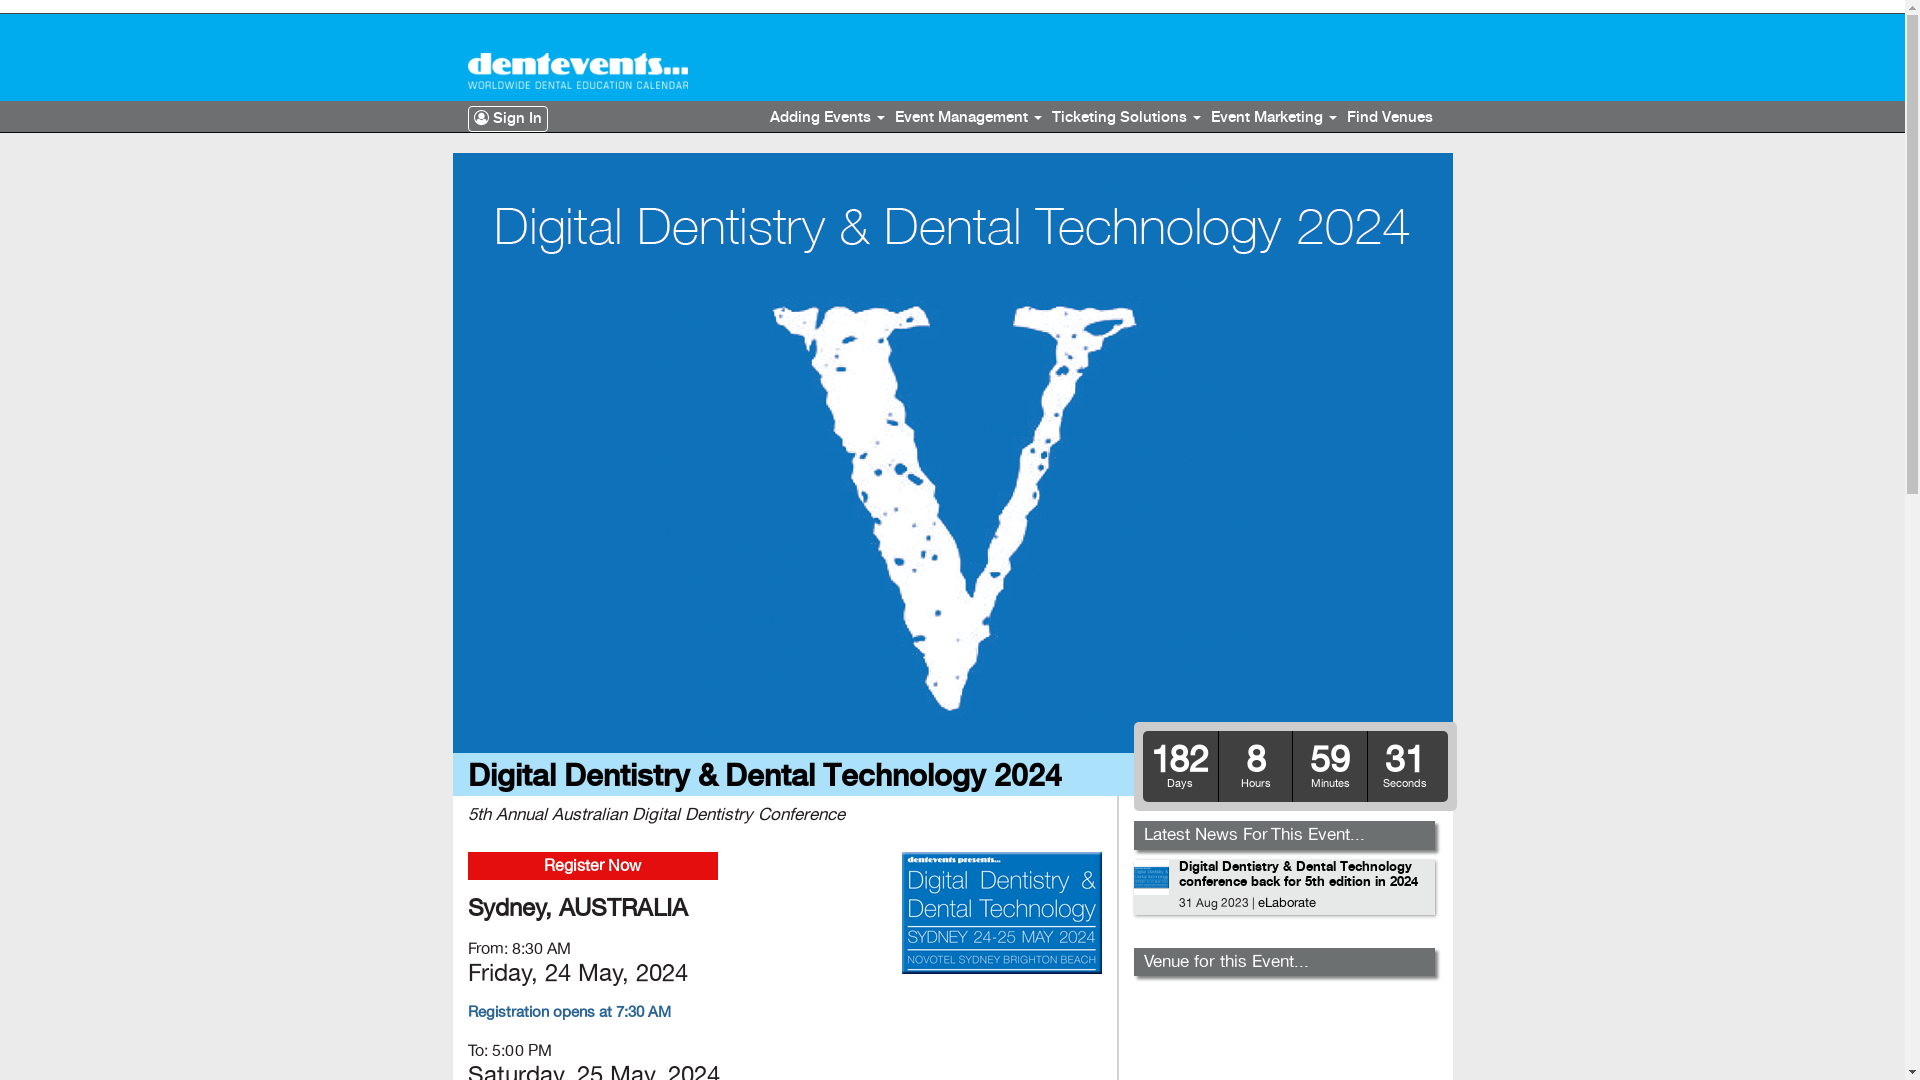 The image size is (1920, 1080). What do you see at coordinates (1125, 118) in the screenshot?
I see `'Ticketing Solutions'` at bounding box center [1125, 118].